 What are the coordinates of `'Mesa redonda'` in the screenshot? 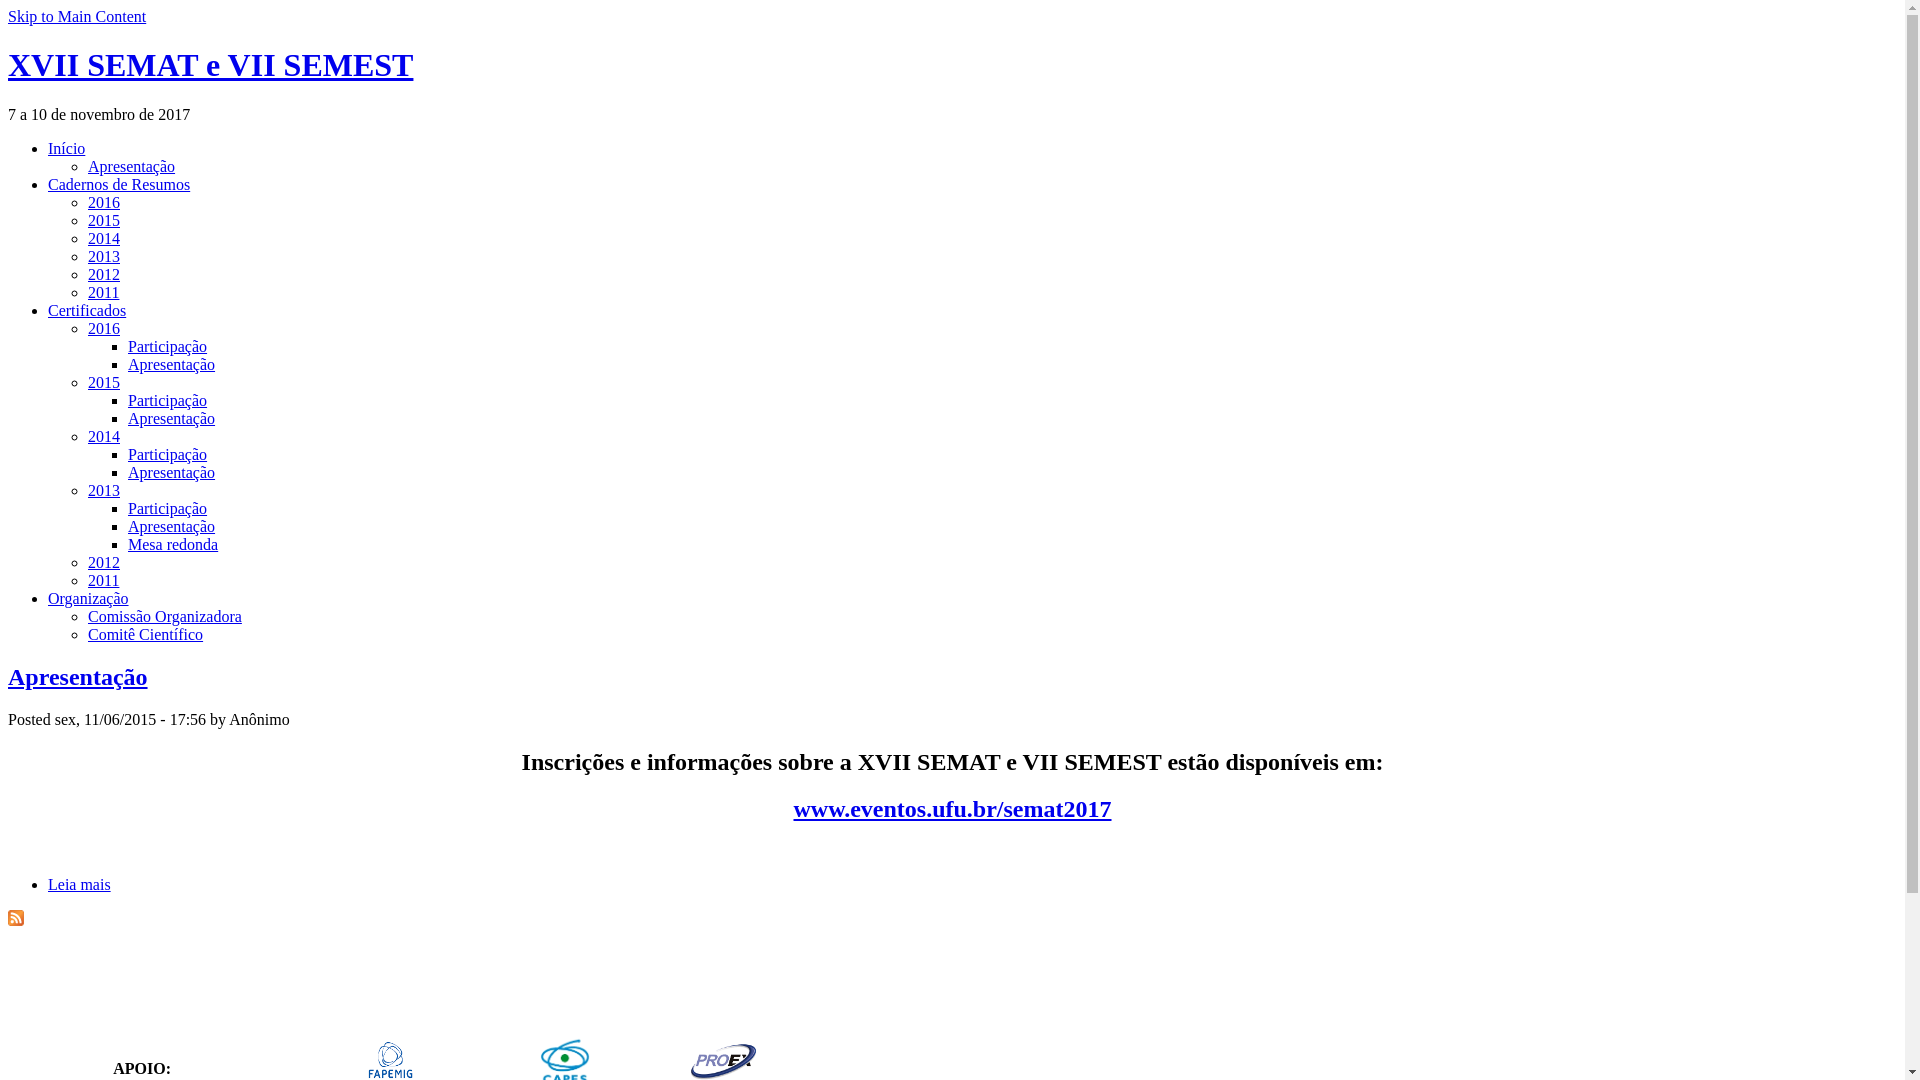 It's located at (127, 544).